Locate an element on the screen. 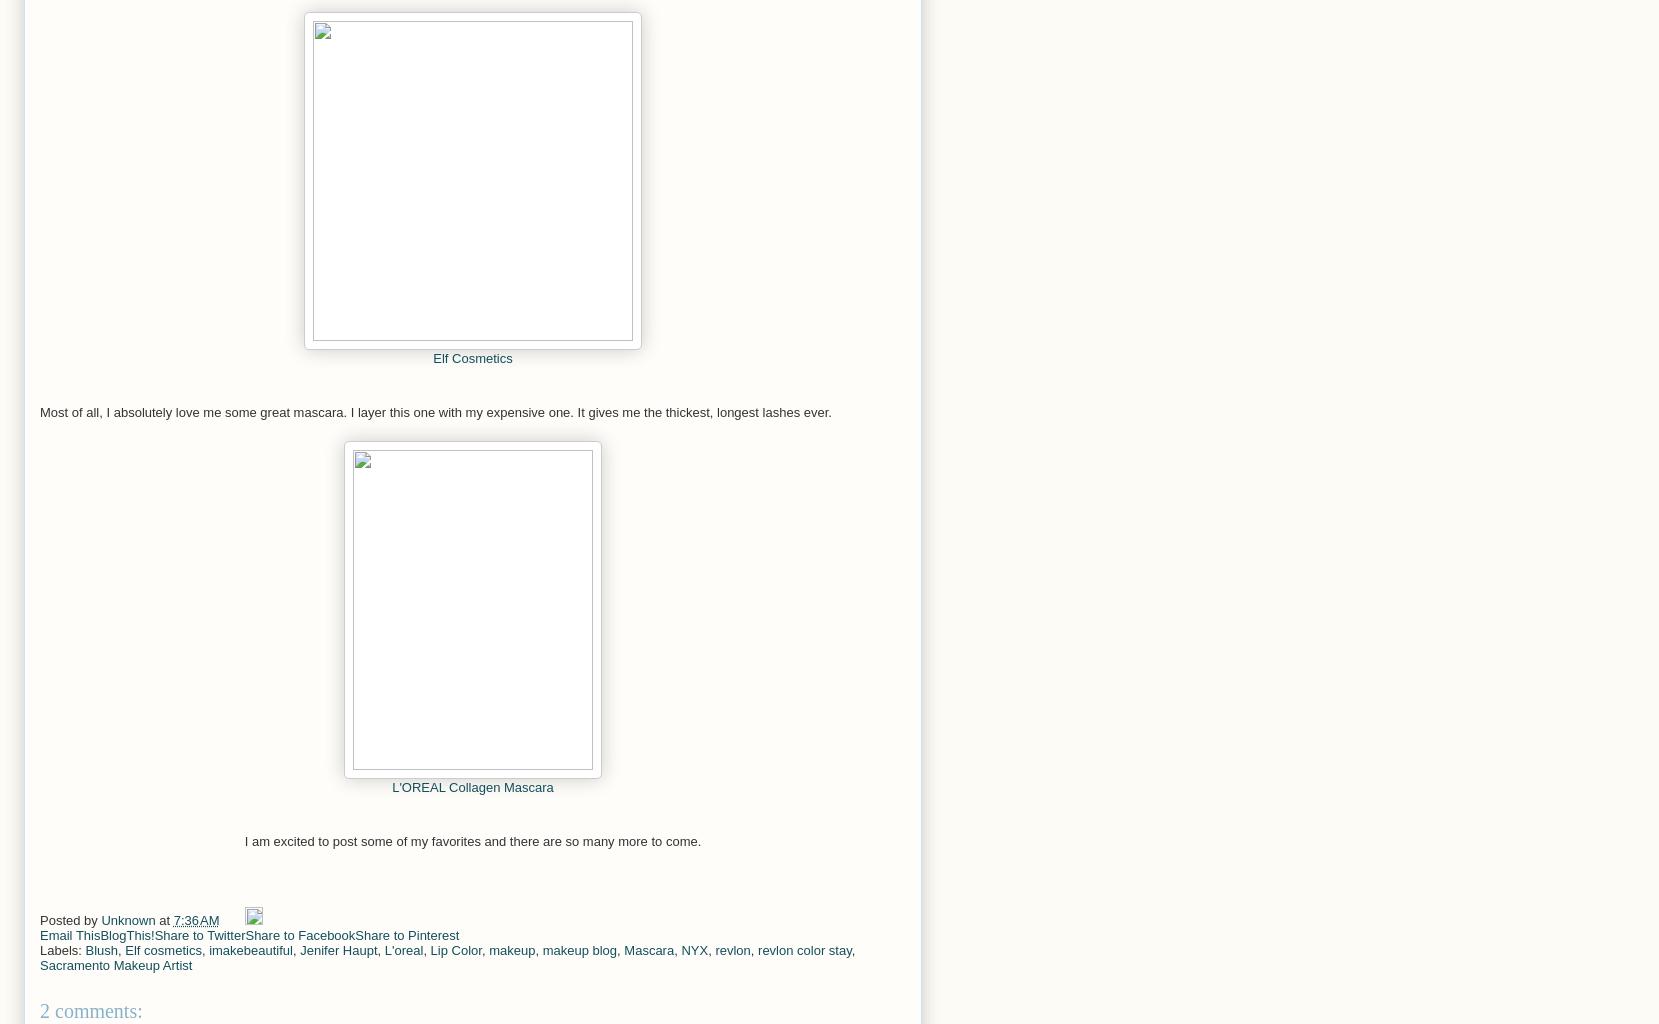 Image resolution: width=1659 pixels, height=1024 pixels. 'Most of all, I absolutely love me some great mascara. I layer this one with my expensive one. It gives me the thickest, longest lashes ever.' is located at coordinates (435, 411).